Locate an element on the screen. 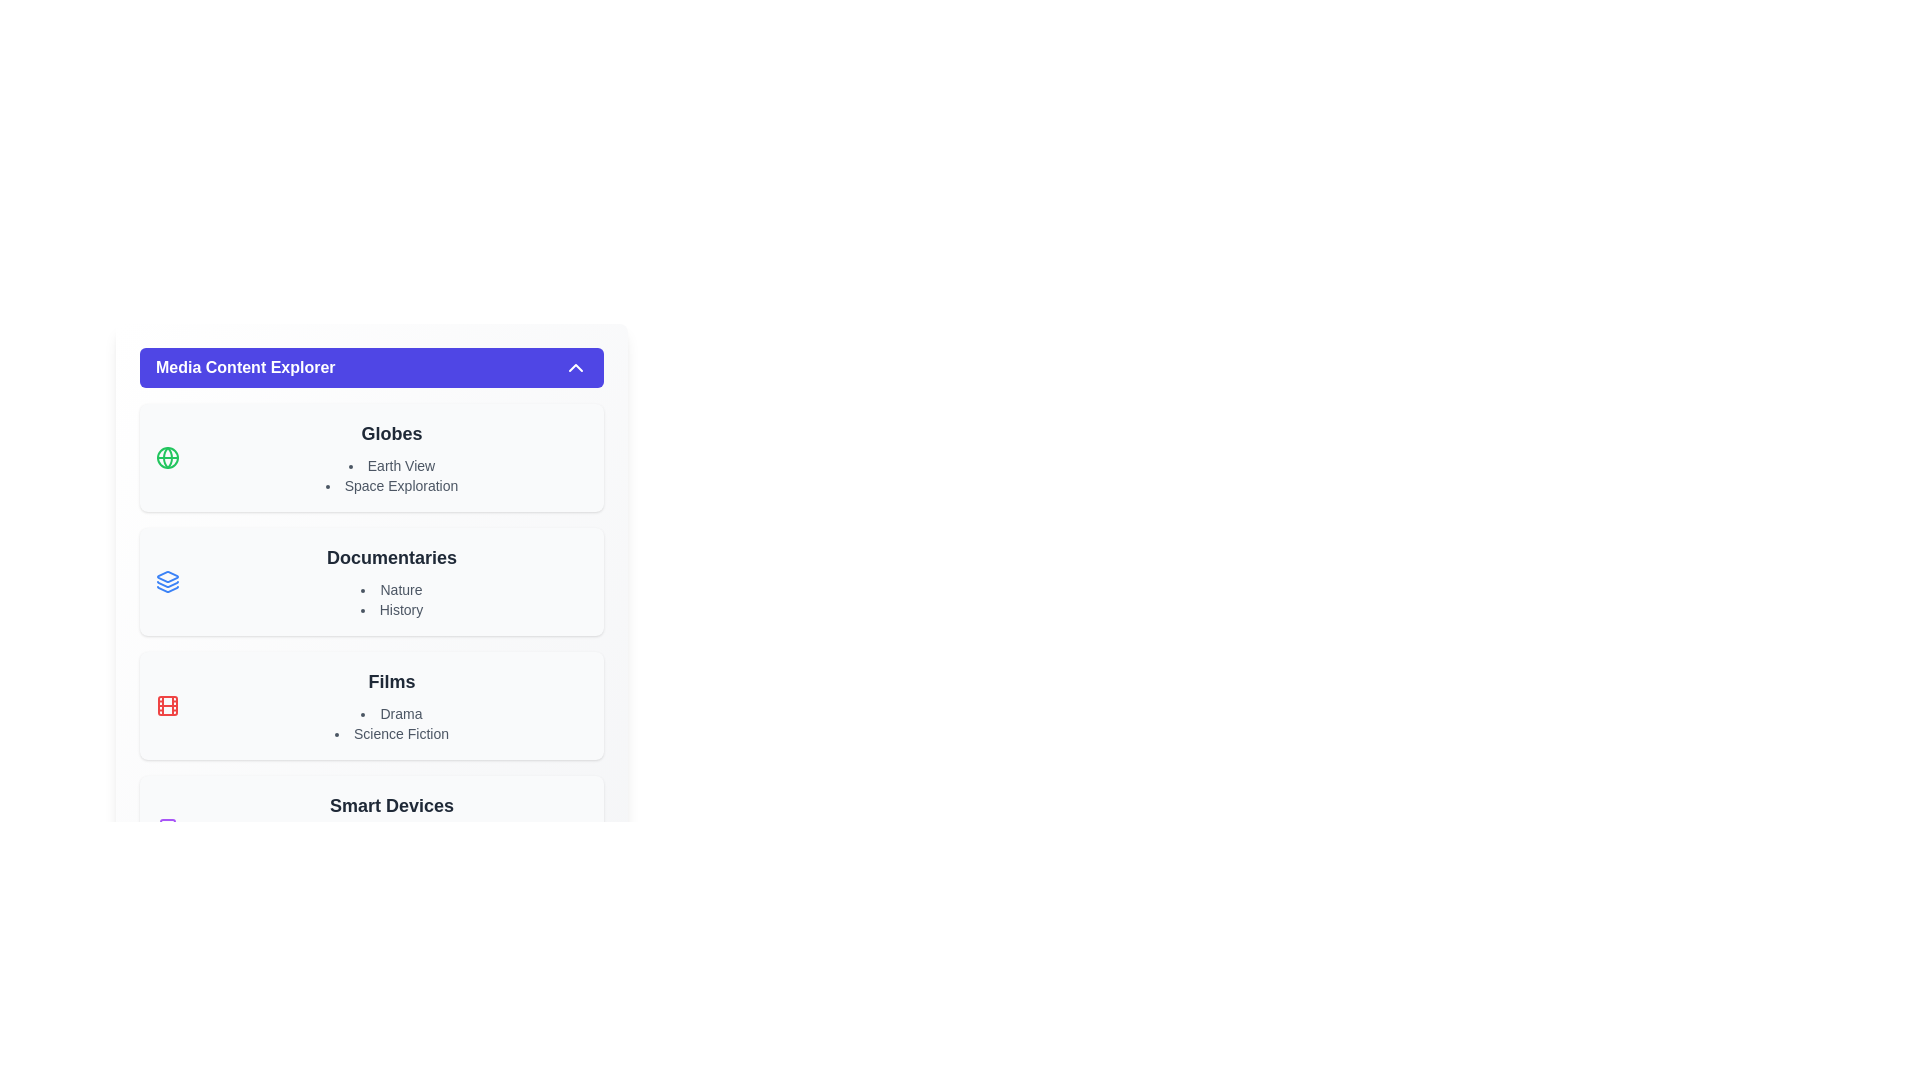 The image size is (1920, 1080). text items 'Drama' and 'Science Fiction' from the Text List located in the 'Films' section below the heading 'Films.' is located at coordinates (392, 724).